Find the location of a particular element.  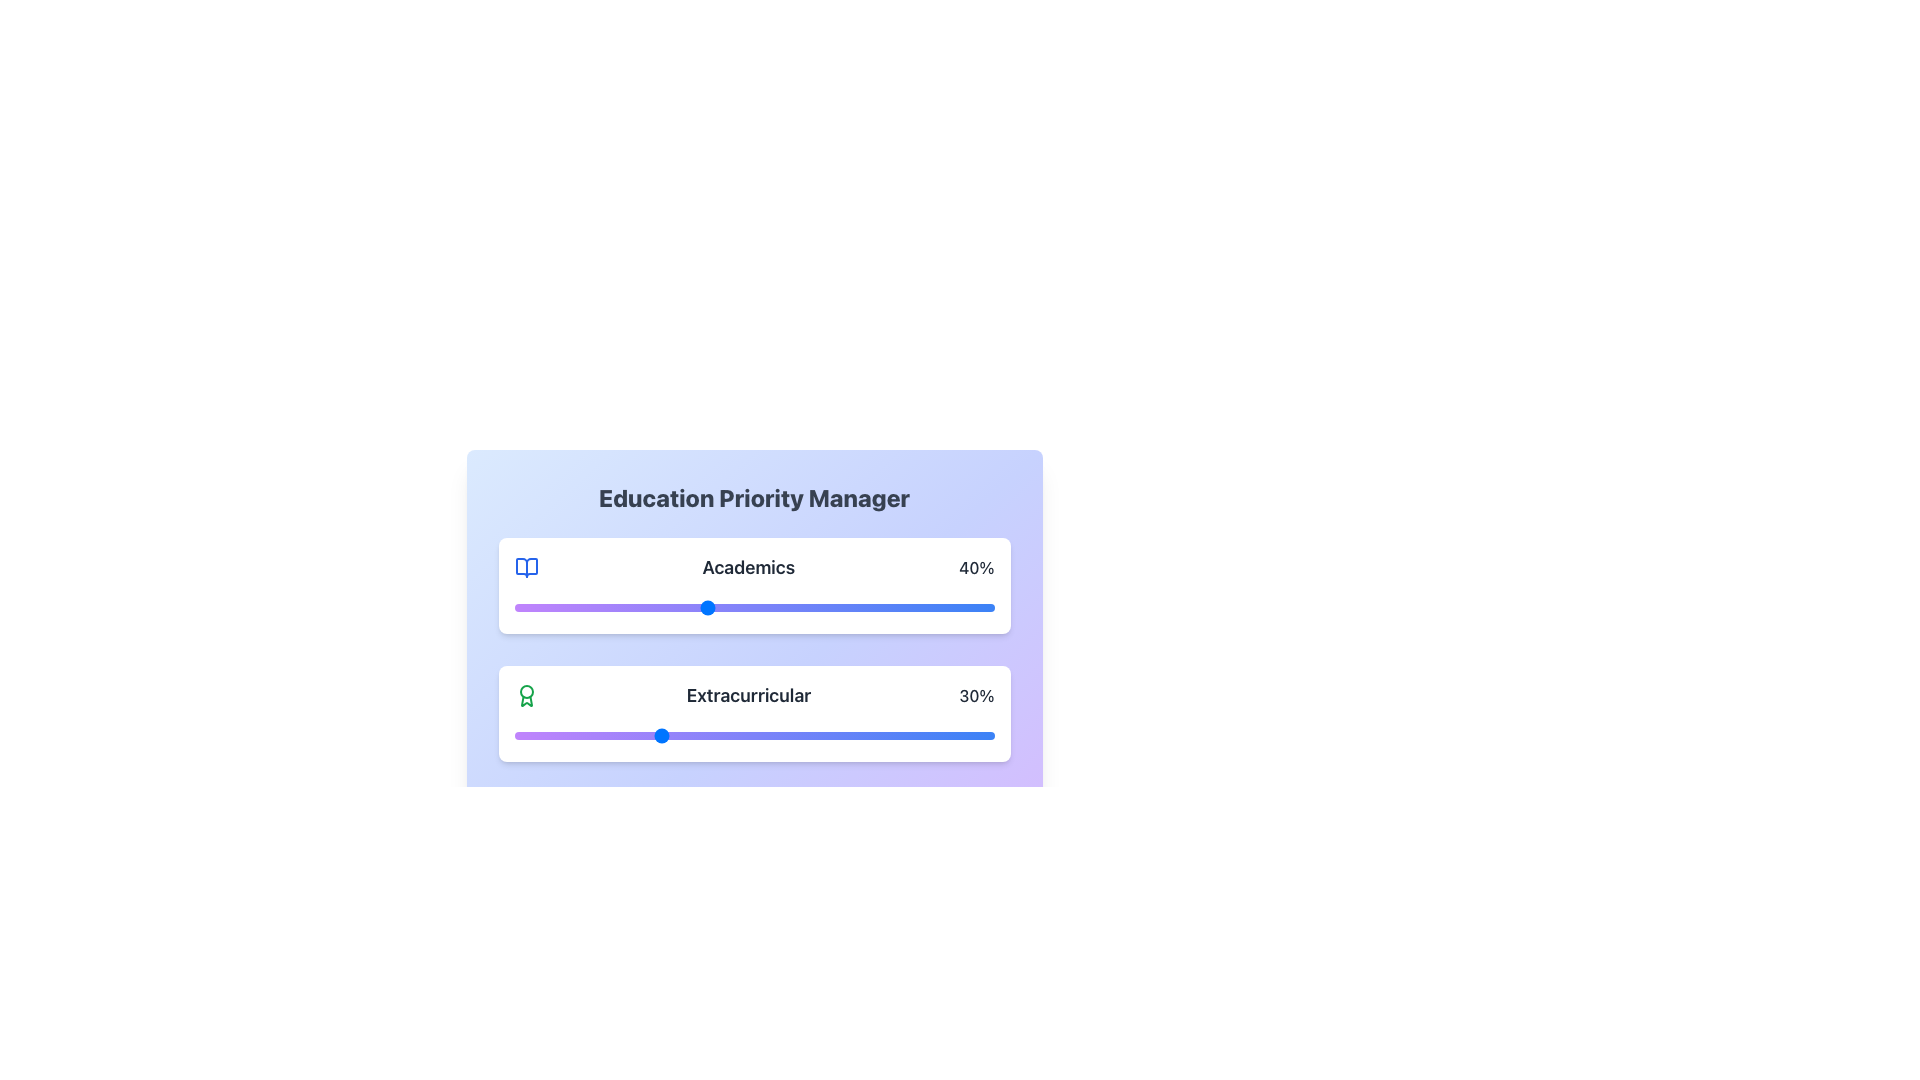

'Extracurricular' value is located at coordinates (860, 736).